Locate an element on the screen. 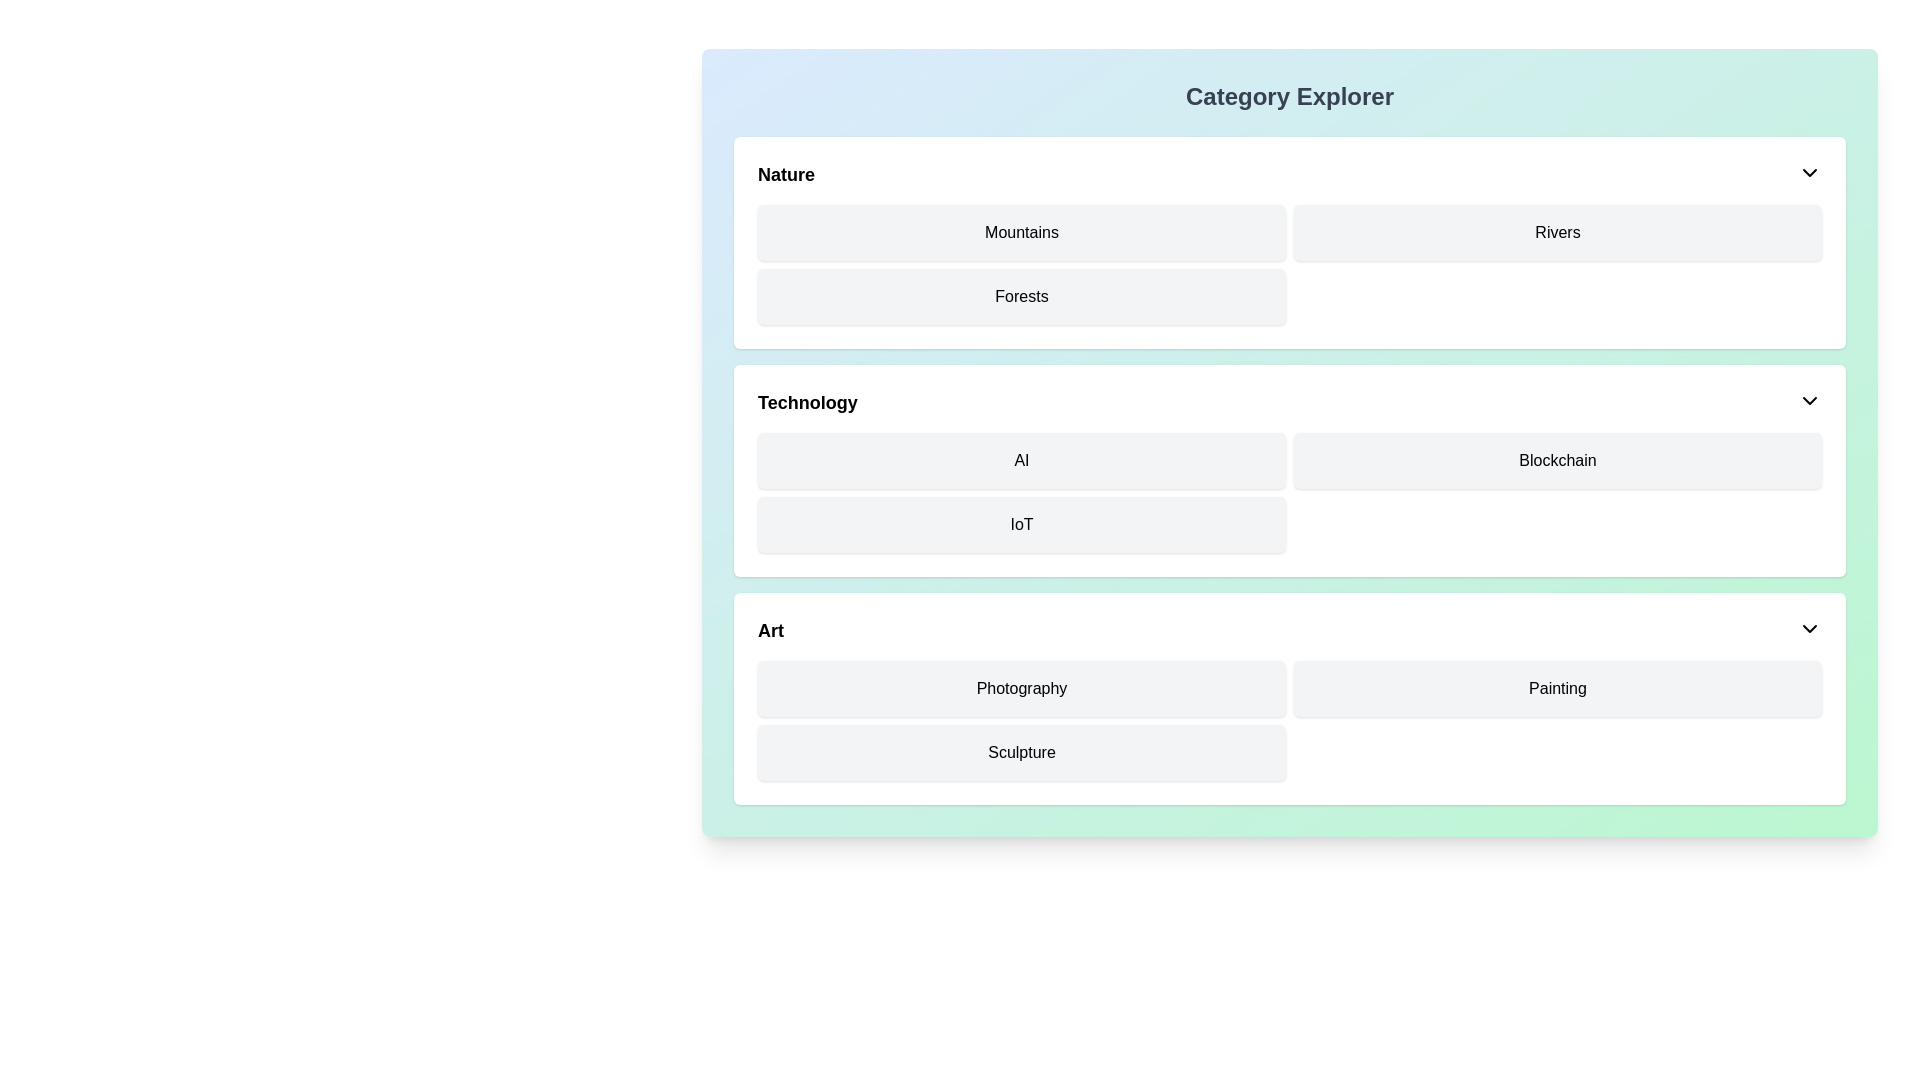 The height and width of the screenshot is (1080, 1920). the 'IoT' text label, which is a bold font label with a light gray background and rounded corners, located in the second row under the 'Technology' section, centered below the 'AI' button and next to the 'Blockchain' button is located at coordinates (1022, 523).